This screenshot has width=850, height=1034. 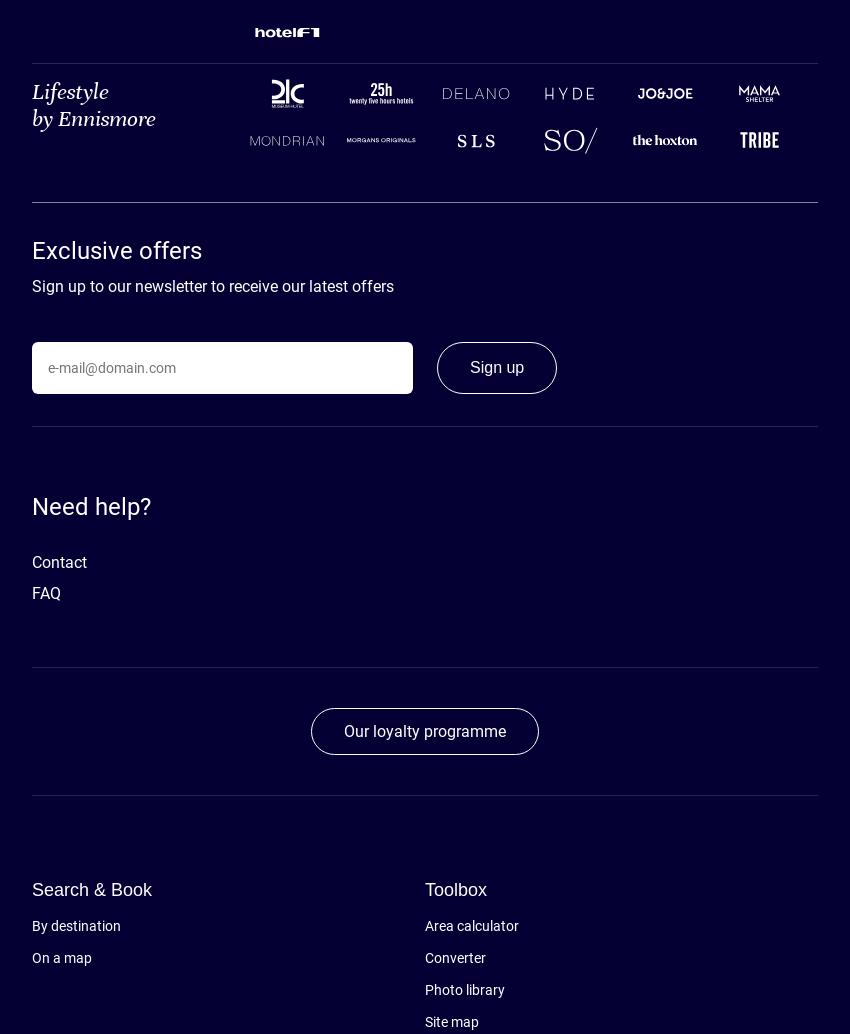 What do you see at coordinates (451, 1021) in the screenshot?
I see `'Site map'` at bounding box center [451, 1021].